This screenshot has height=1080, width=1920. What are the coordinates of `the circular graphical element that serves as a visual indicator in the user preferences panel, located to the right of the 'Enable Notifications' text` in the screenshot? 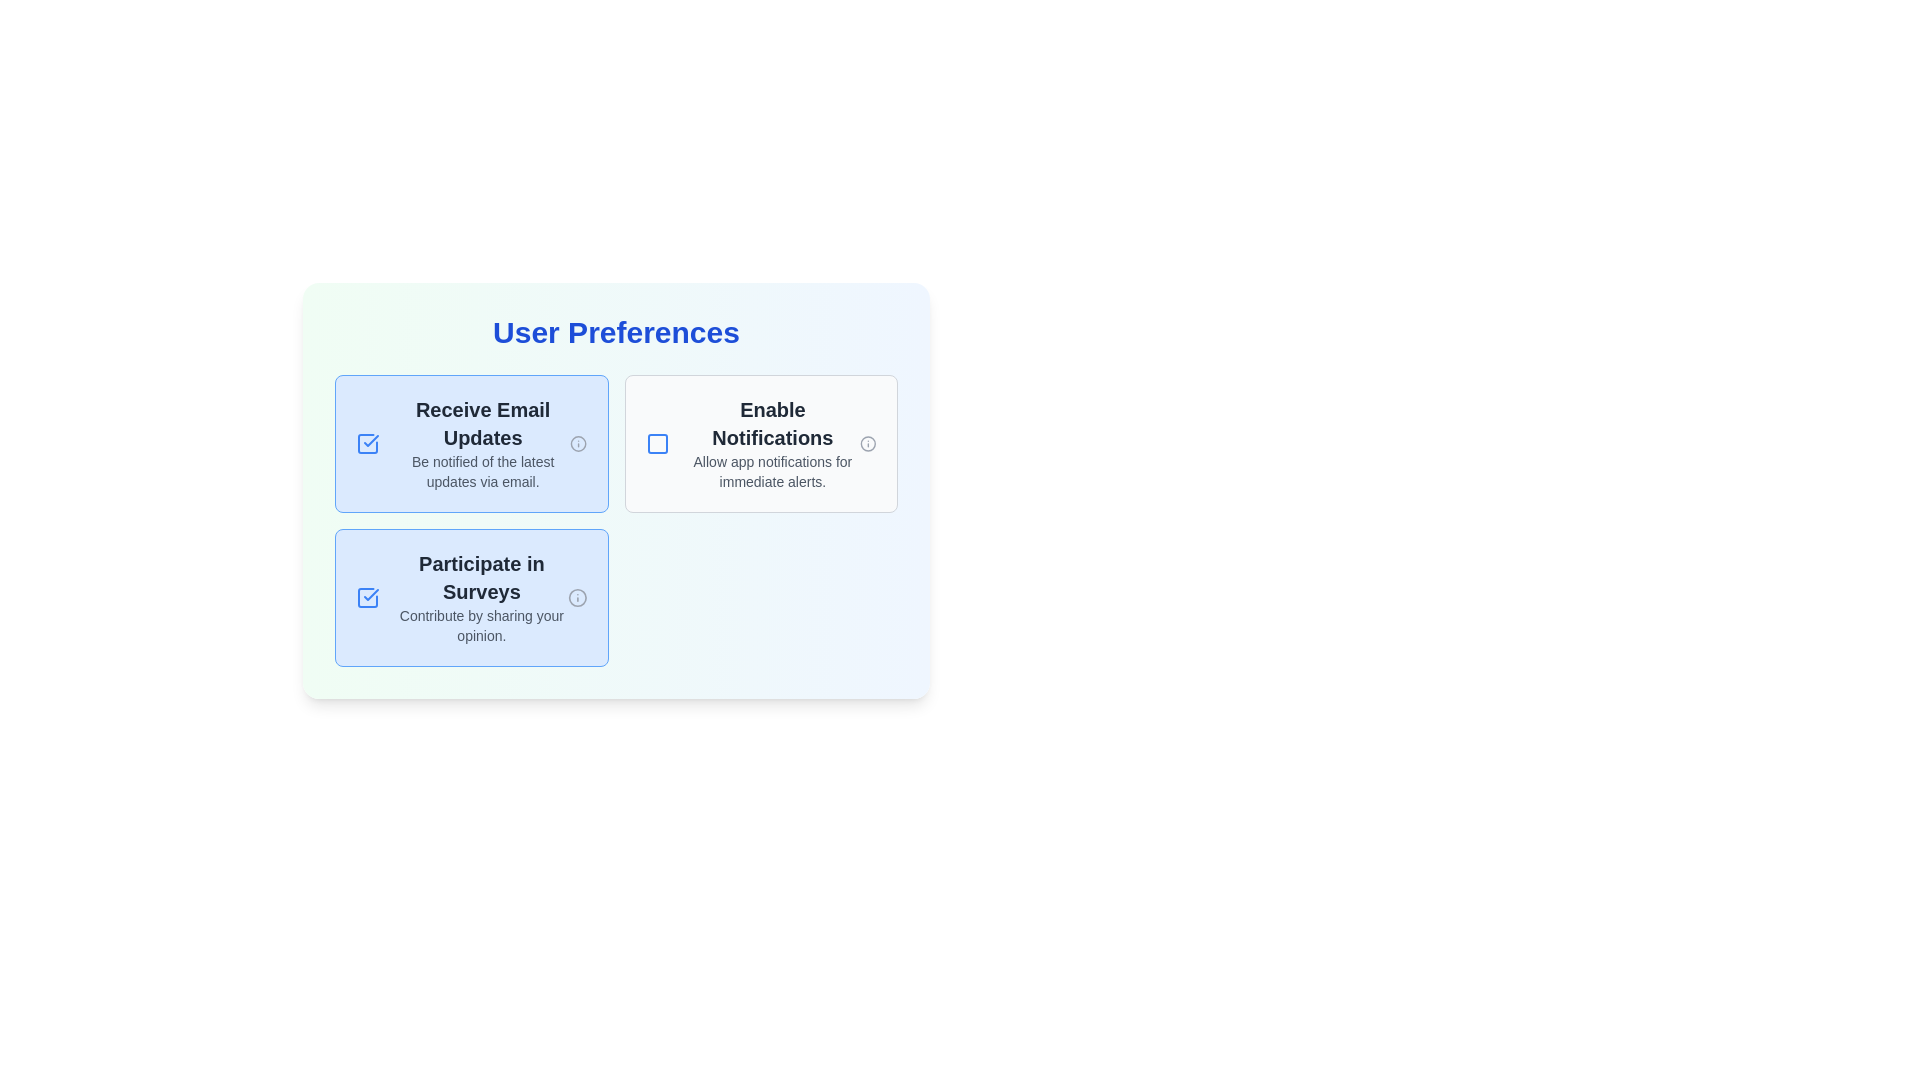 It's located at (868, 442).